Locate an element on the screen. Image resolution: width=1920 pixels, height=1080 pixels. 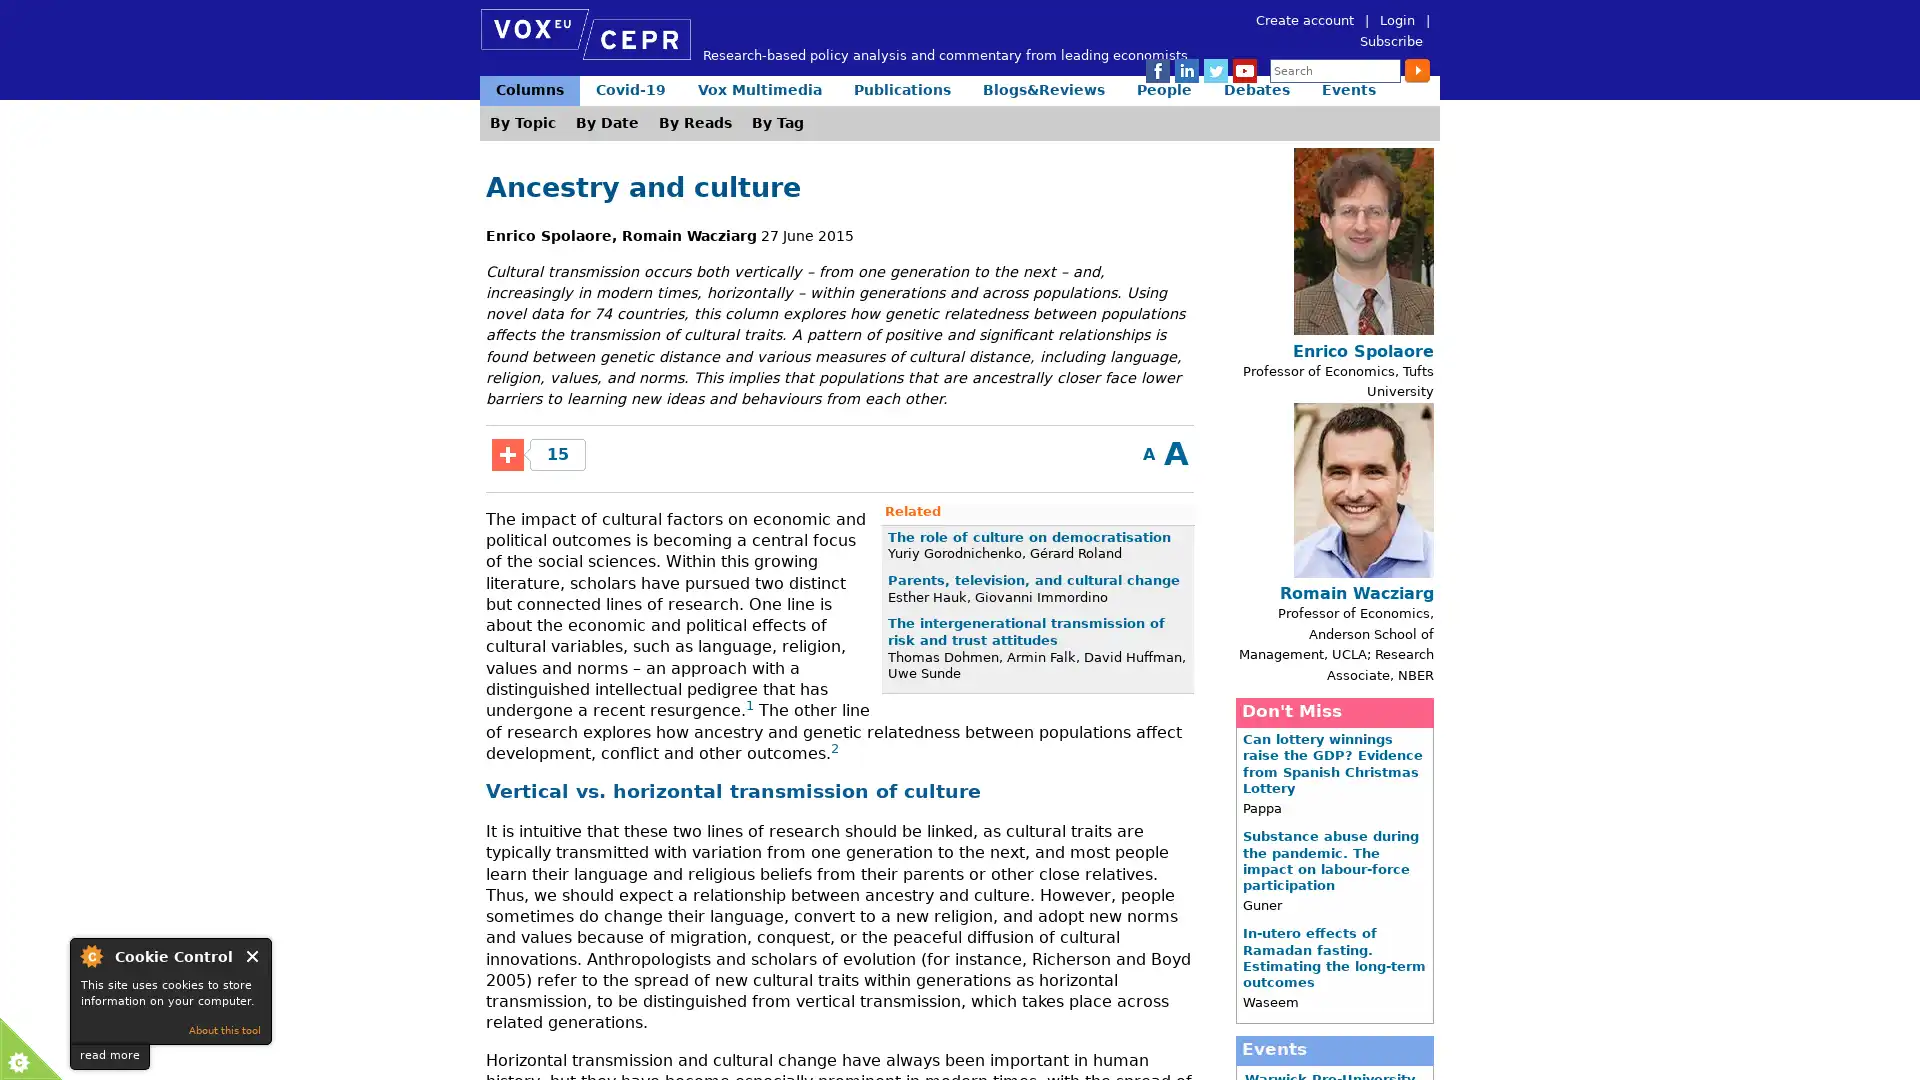
Close is located at coordinates (252, 955).